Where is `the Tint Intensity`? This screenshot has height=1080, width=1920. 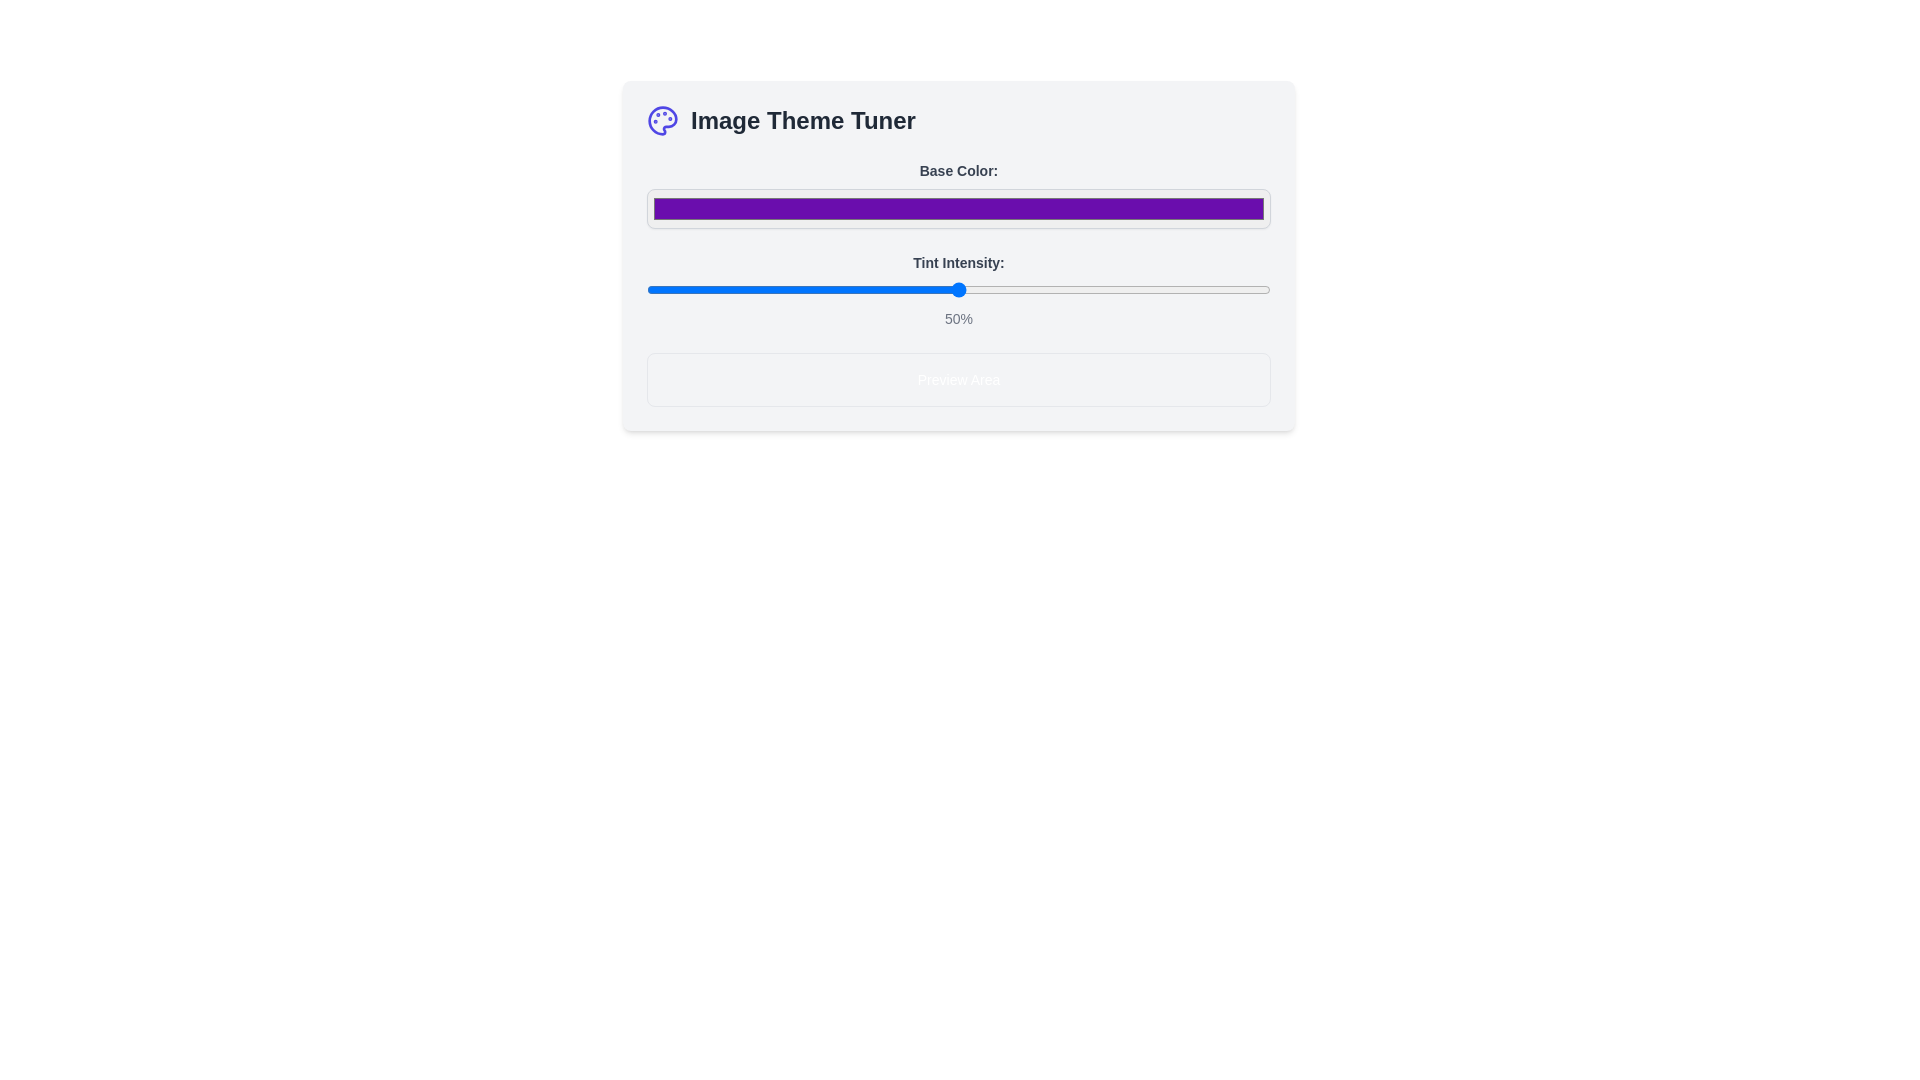
the Tint Intensity is located at coordinates (1245, 289).